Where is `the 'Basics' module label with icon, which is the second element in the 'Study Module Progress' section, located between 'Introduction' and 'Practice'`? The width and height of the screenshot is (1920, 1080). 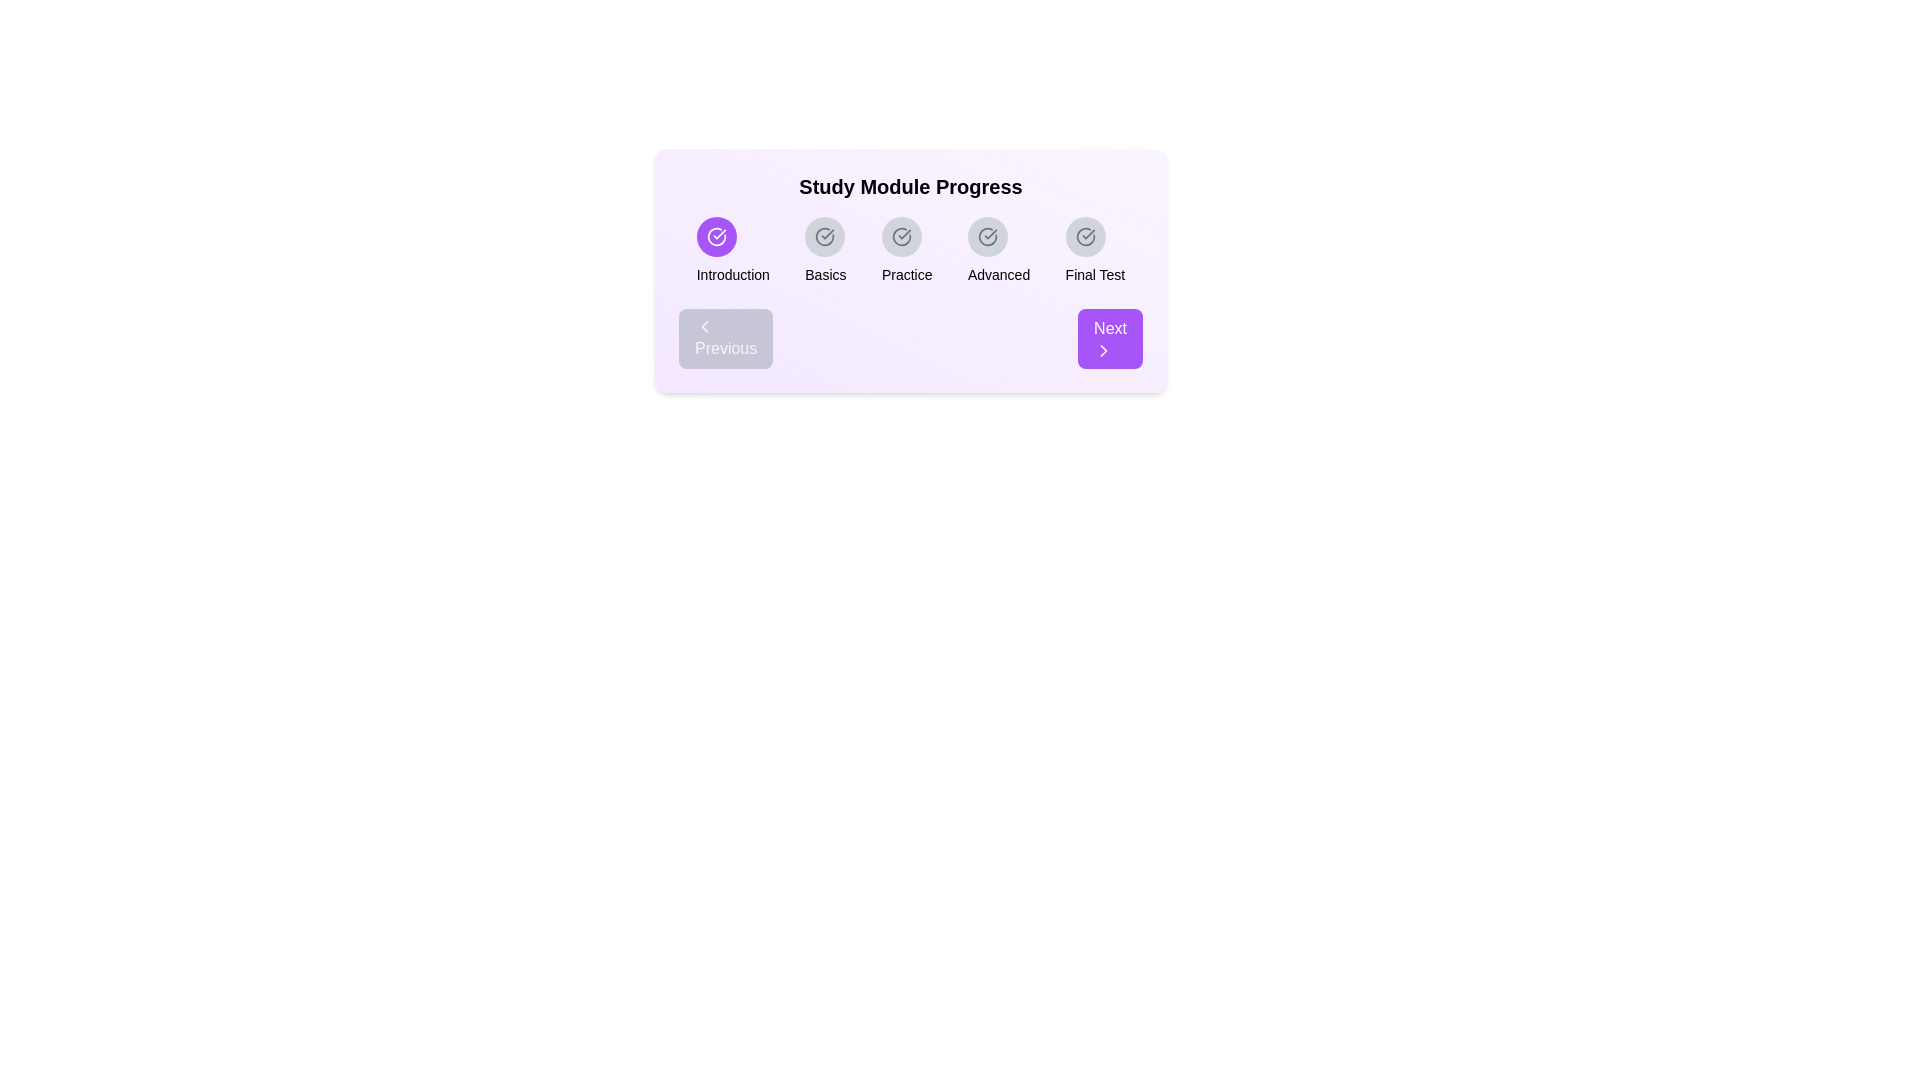 the 'Basics' module label with icon, which is the second element in the 'Study Module Progress' section, located between 'Introduction' and 'Practice' is located at coordinates (825, 249).